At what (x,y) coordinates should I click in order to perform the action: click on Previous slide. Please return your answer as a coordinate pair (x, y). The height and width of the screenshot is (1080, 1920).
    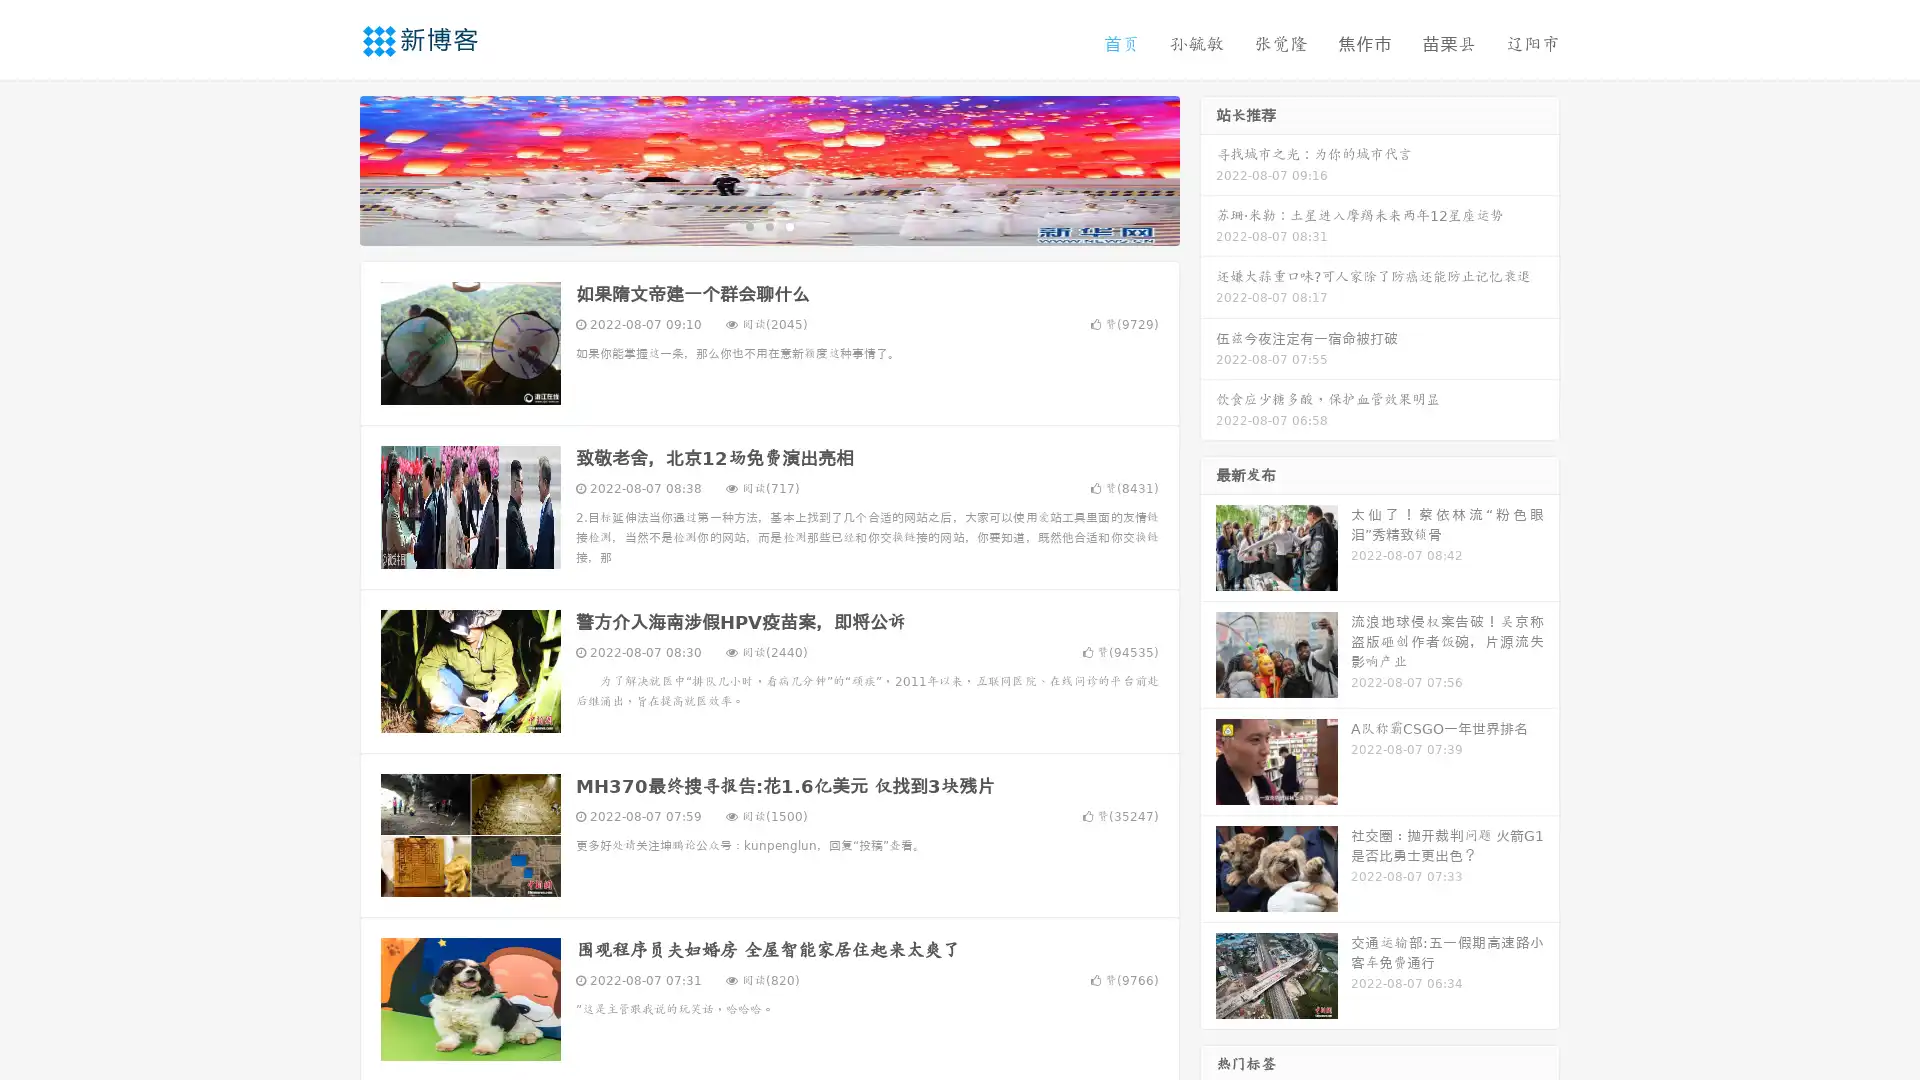
    Looking at the image, I should click on (330, 168).